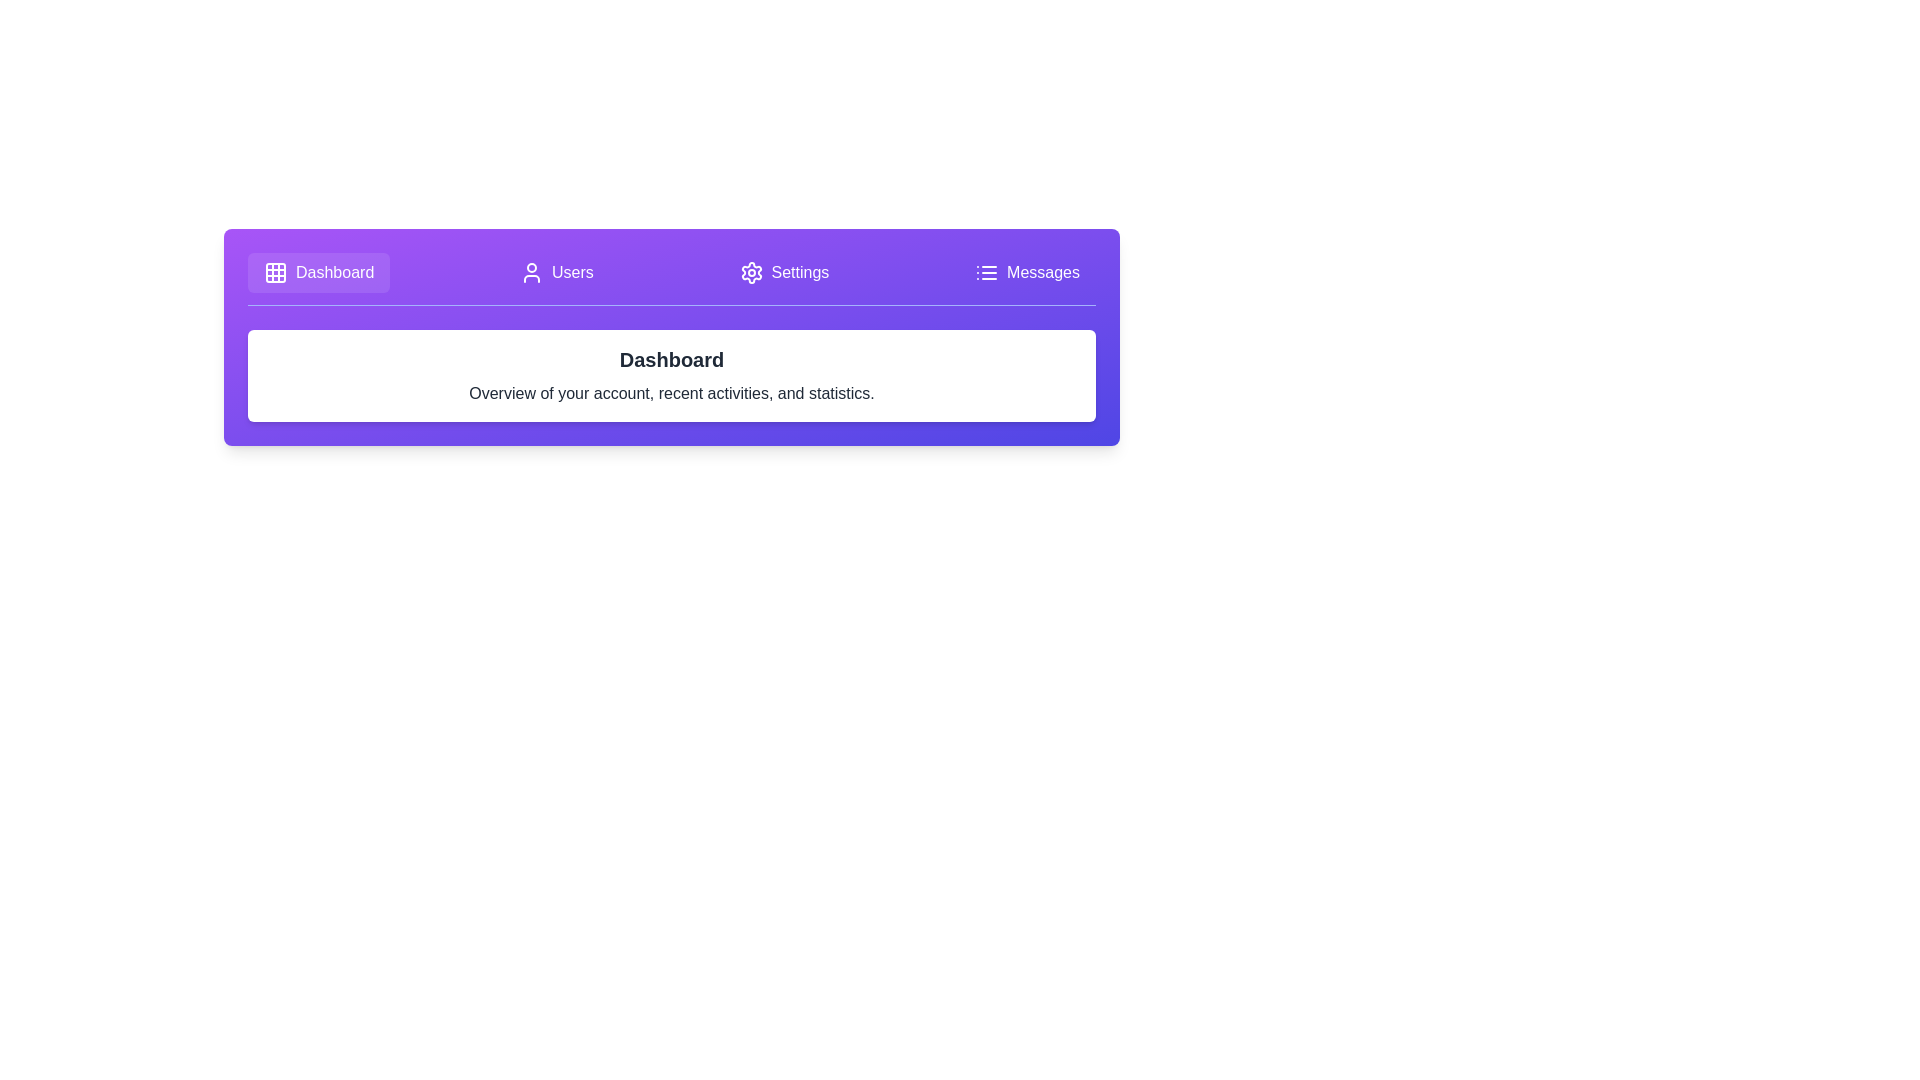  What do you see at coordinates (800, 273) in the screenshot?
I see `the 'Settings' label in the top navigation bar, which is positioned between the 'Users' and 'Messages' menu items` at bounding box center [800, 273].